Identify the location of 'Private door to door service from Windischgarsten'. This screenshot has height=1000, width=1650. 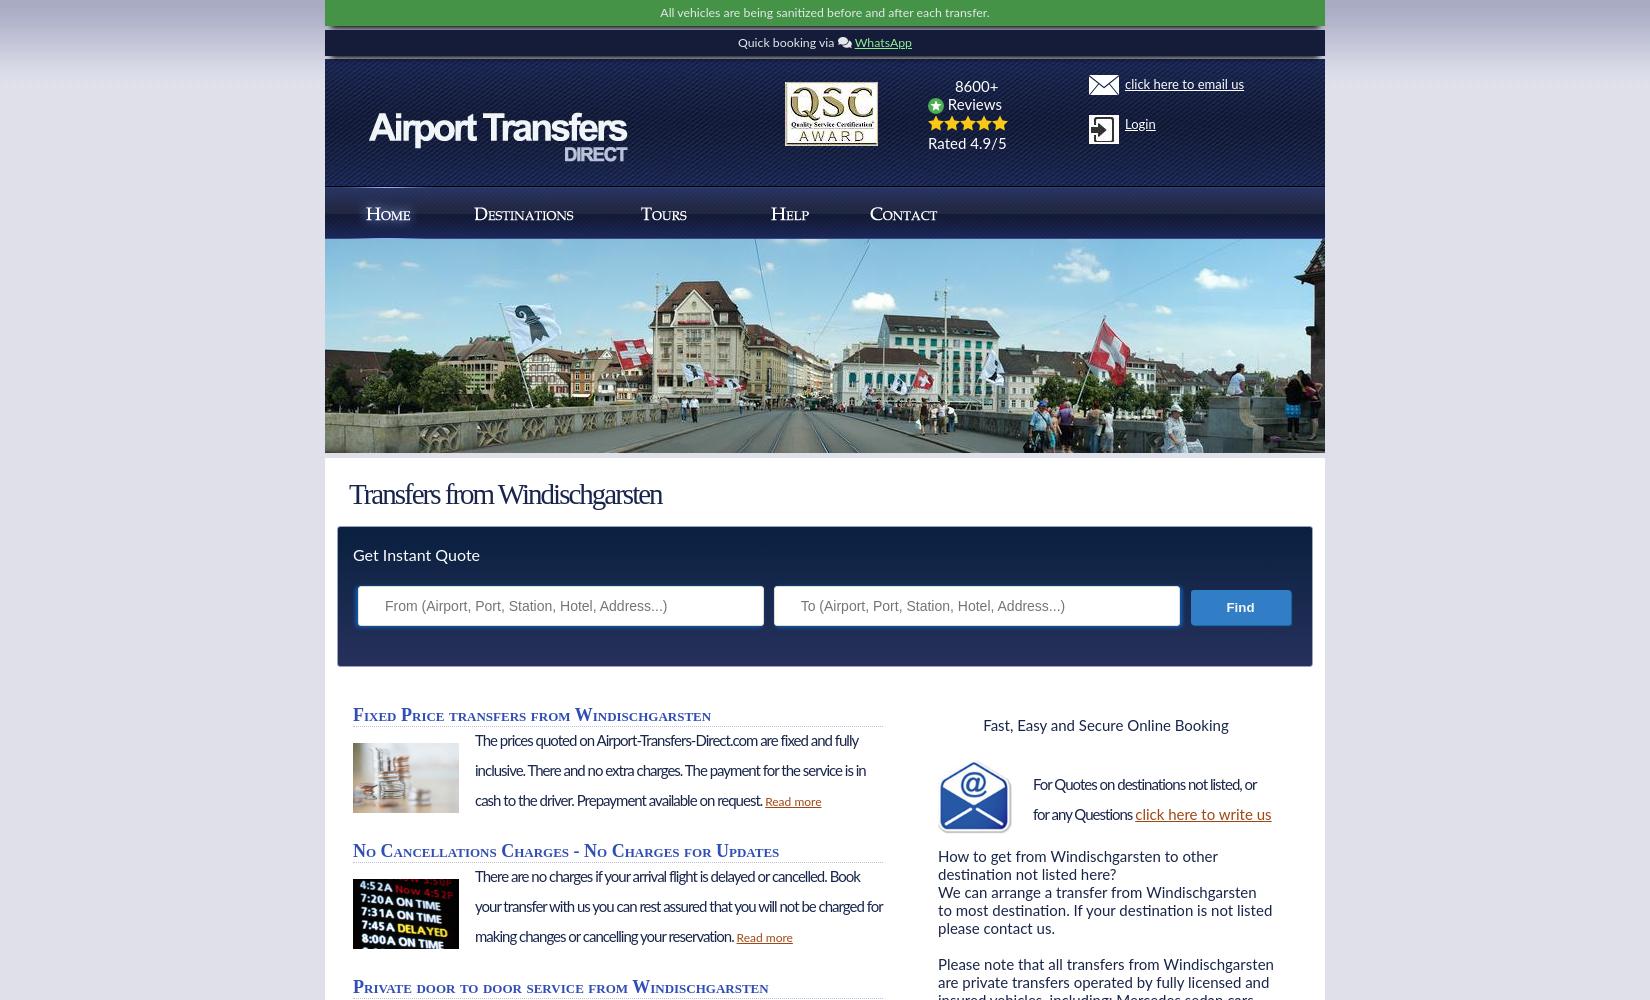
(559, 986).